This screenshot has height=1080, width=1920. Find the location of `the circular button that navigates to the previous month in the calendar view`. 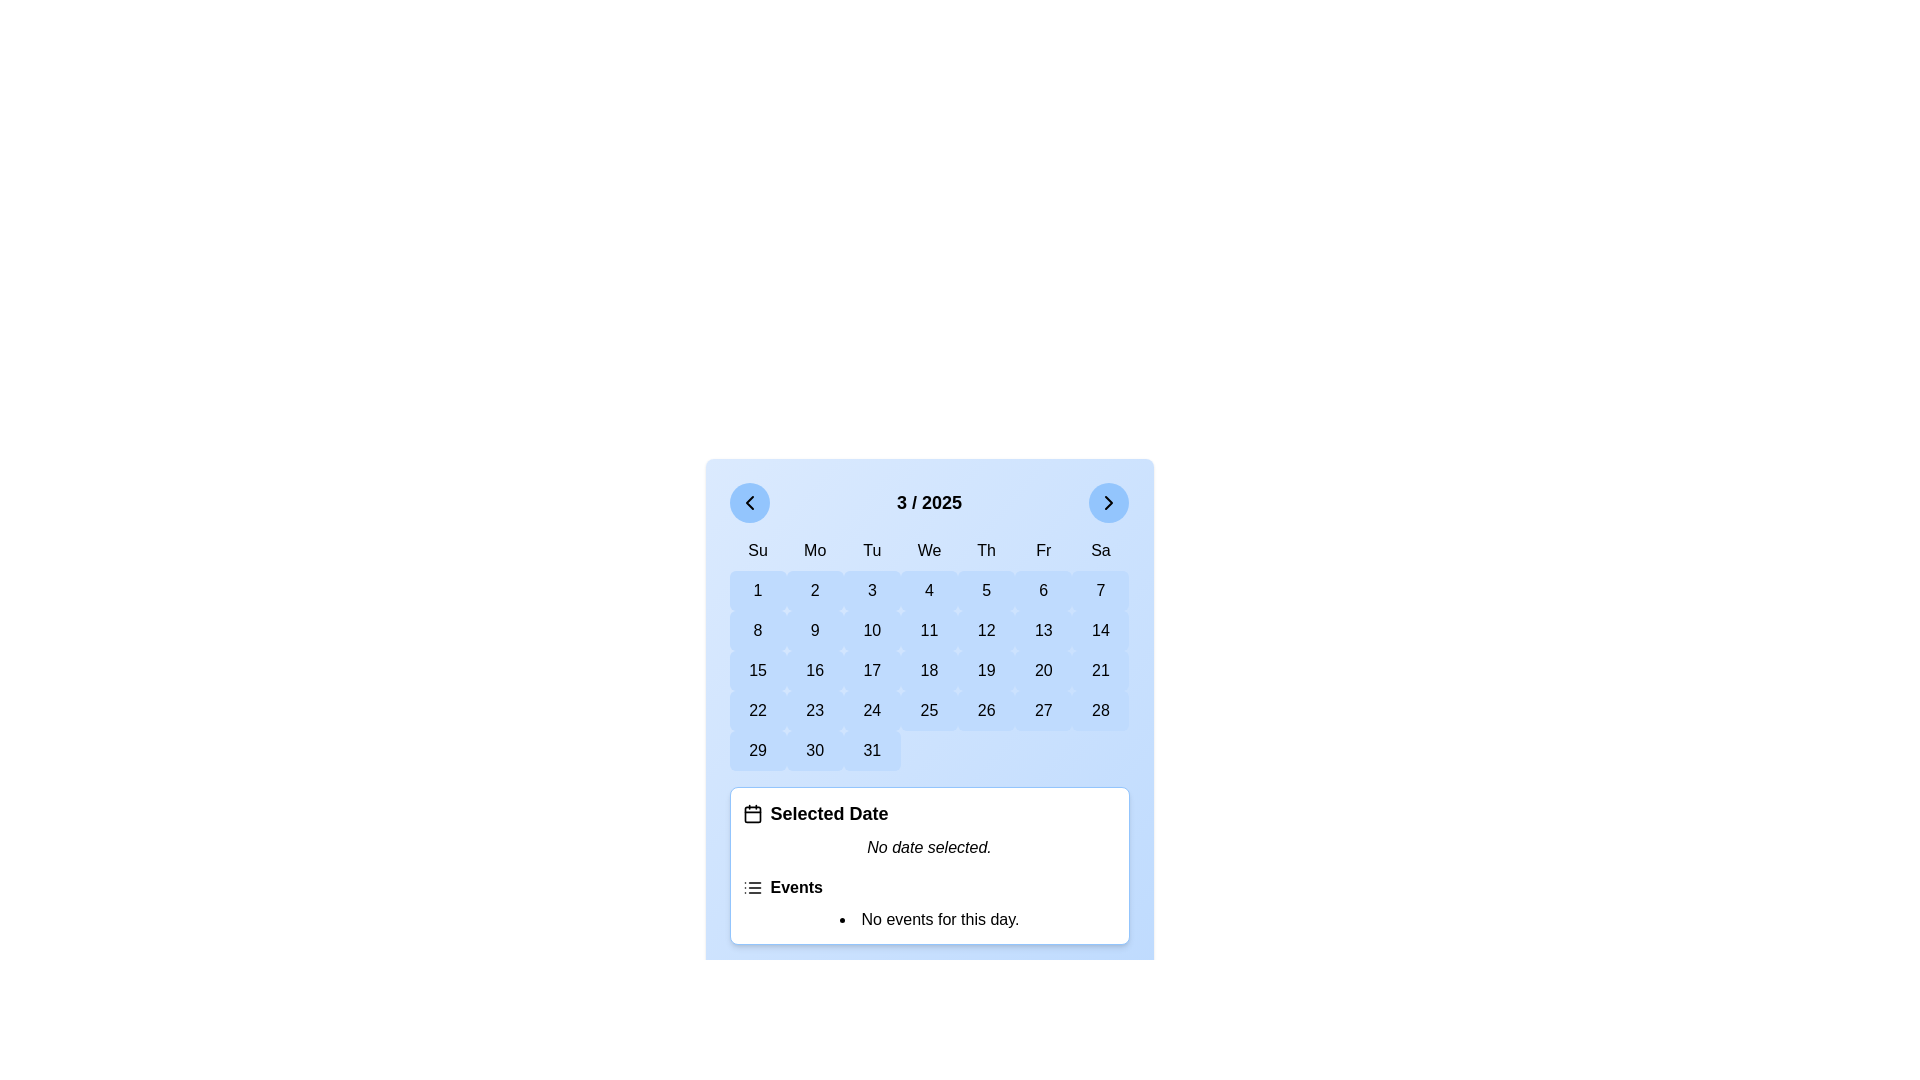

the circular button that navigates to the previous month in the calendar view is located at coordinates (748, 501).